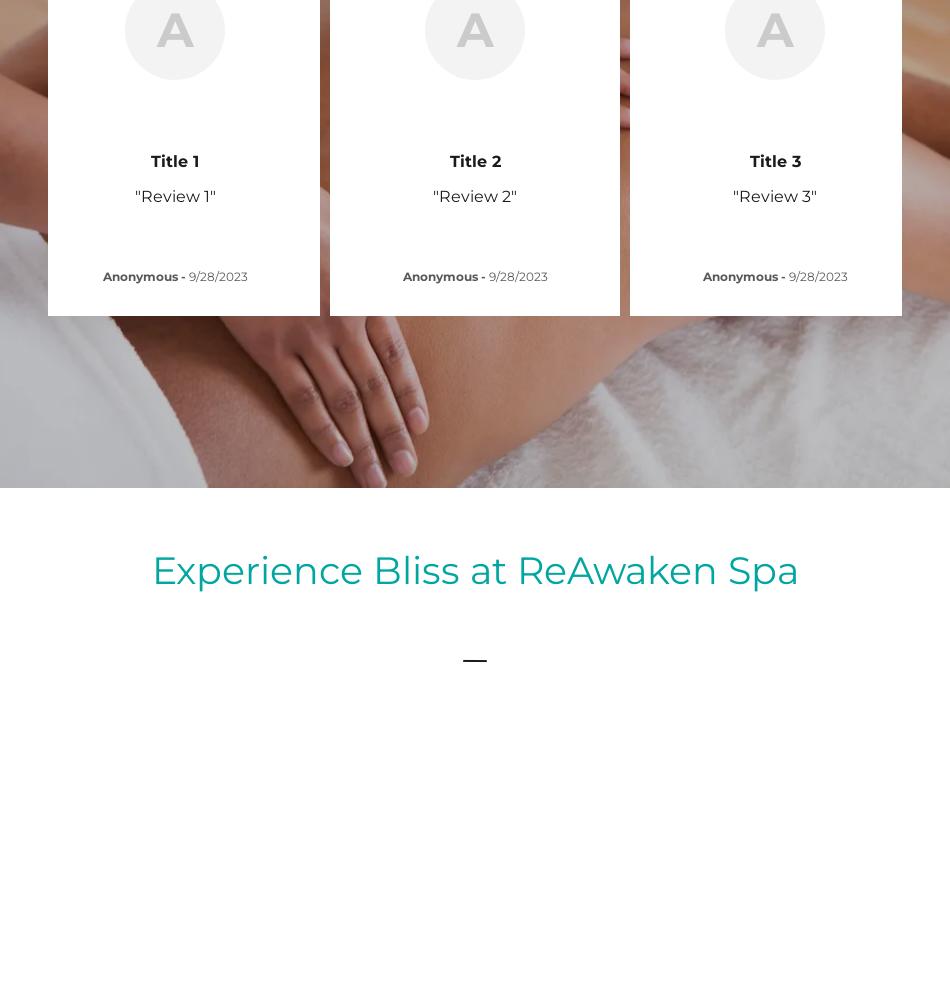  Describe the element at coordinates (174, 160) in the screenshot. I see `'Title 1'` at that location.